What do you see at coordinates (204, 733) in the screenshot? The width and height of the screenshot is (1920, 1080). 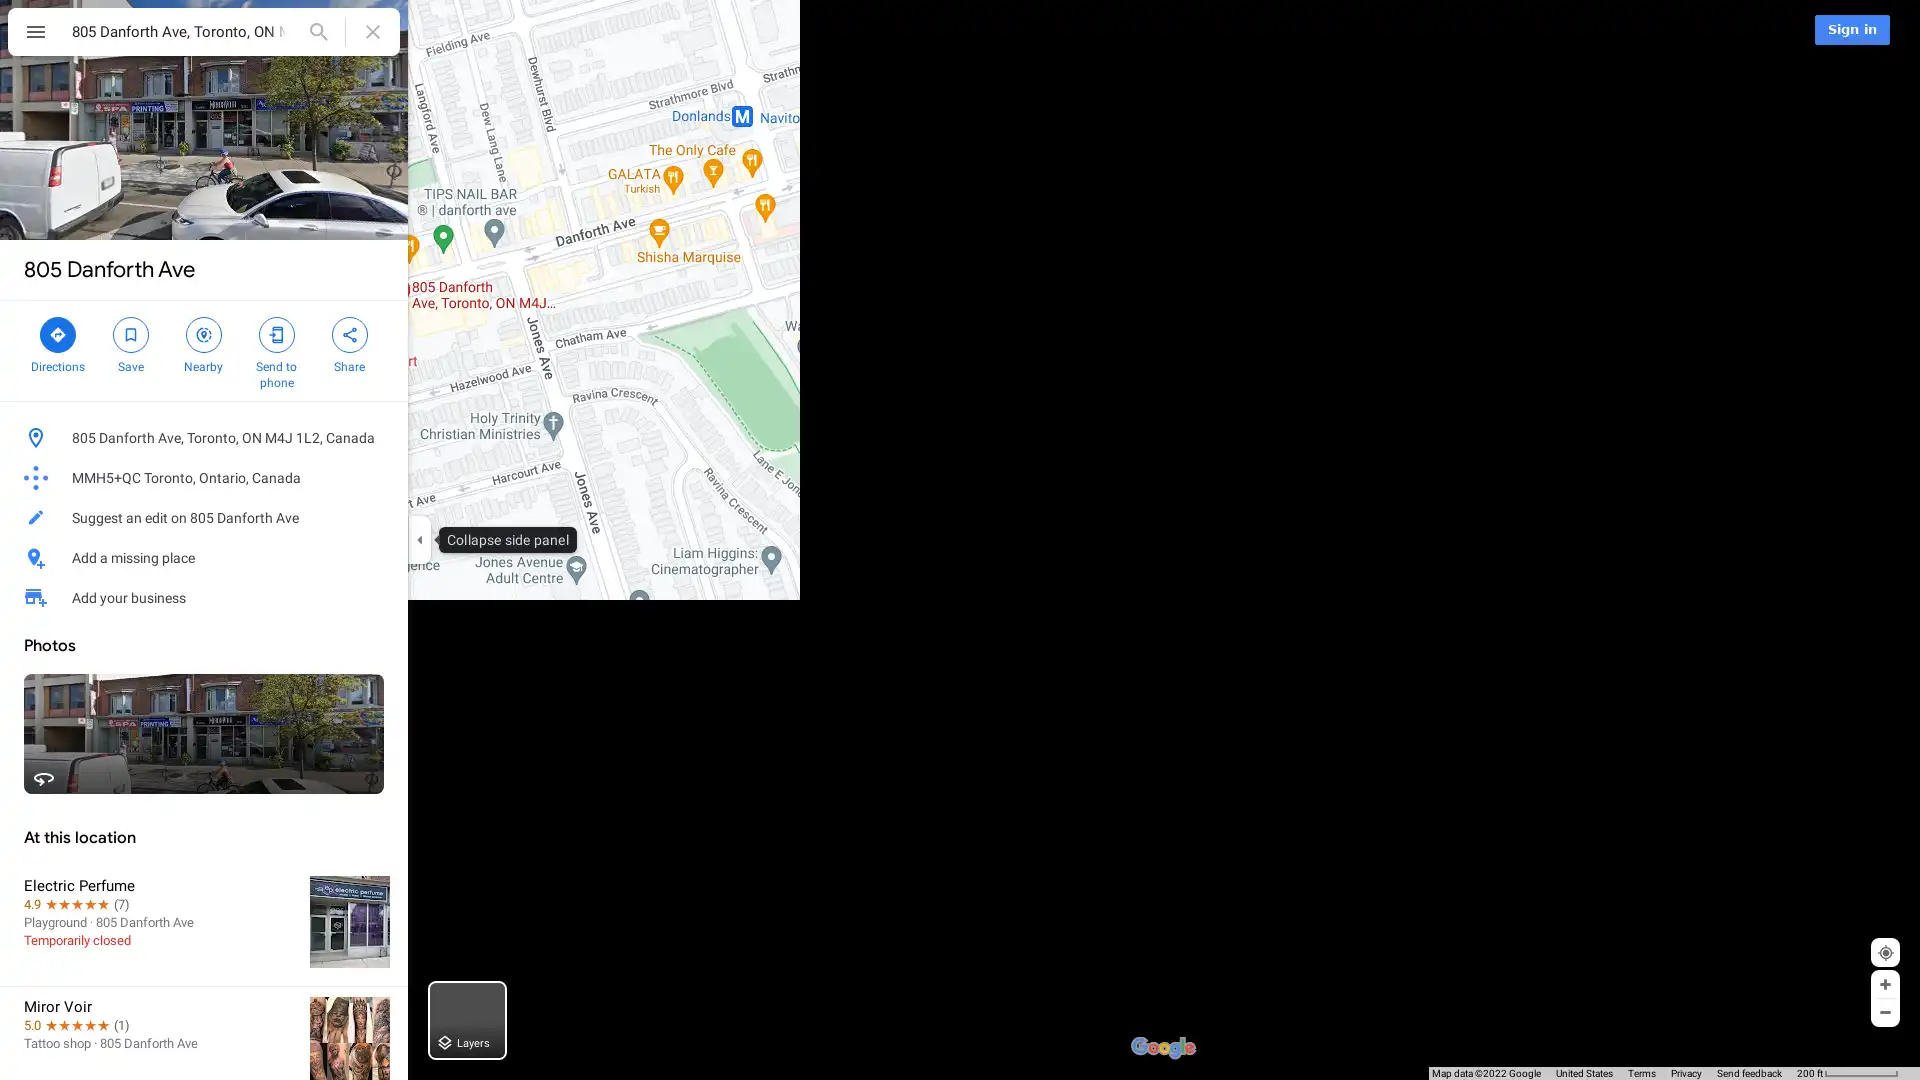 I see `Street View` at bounding box center [204, 733].